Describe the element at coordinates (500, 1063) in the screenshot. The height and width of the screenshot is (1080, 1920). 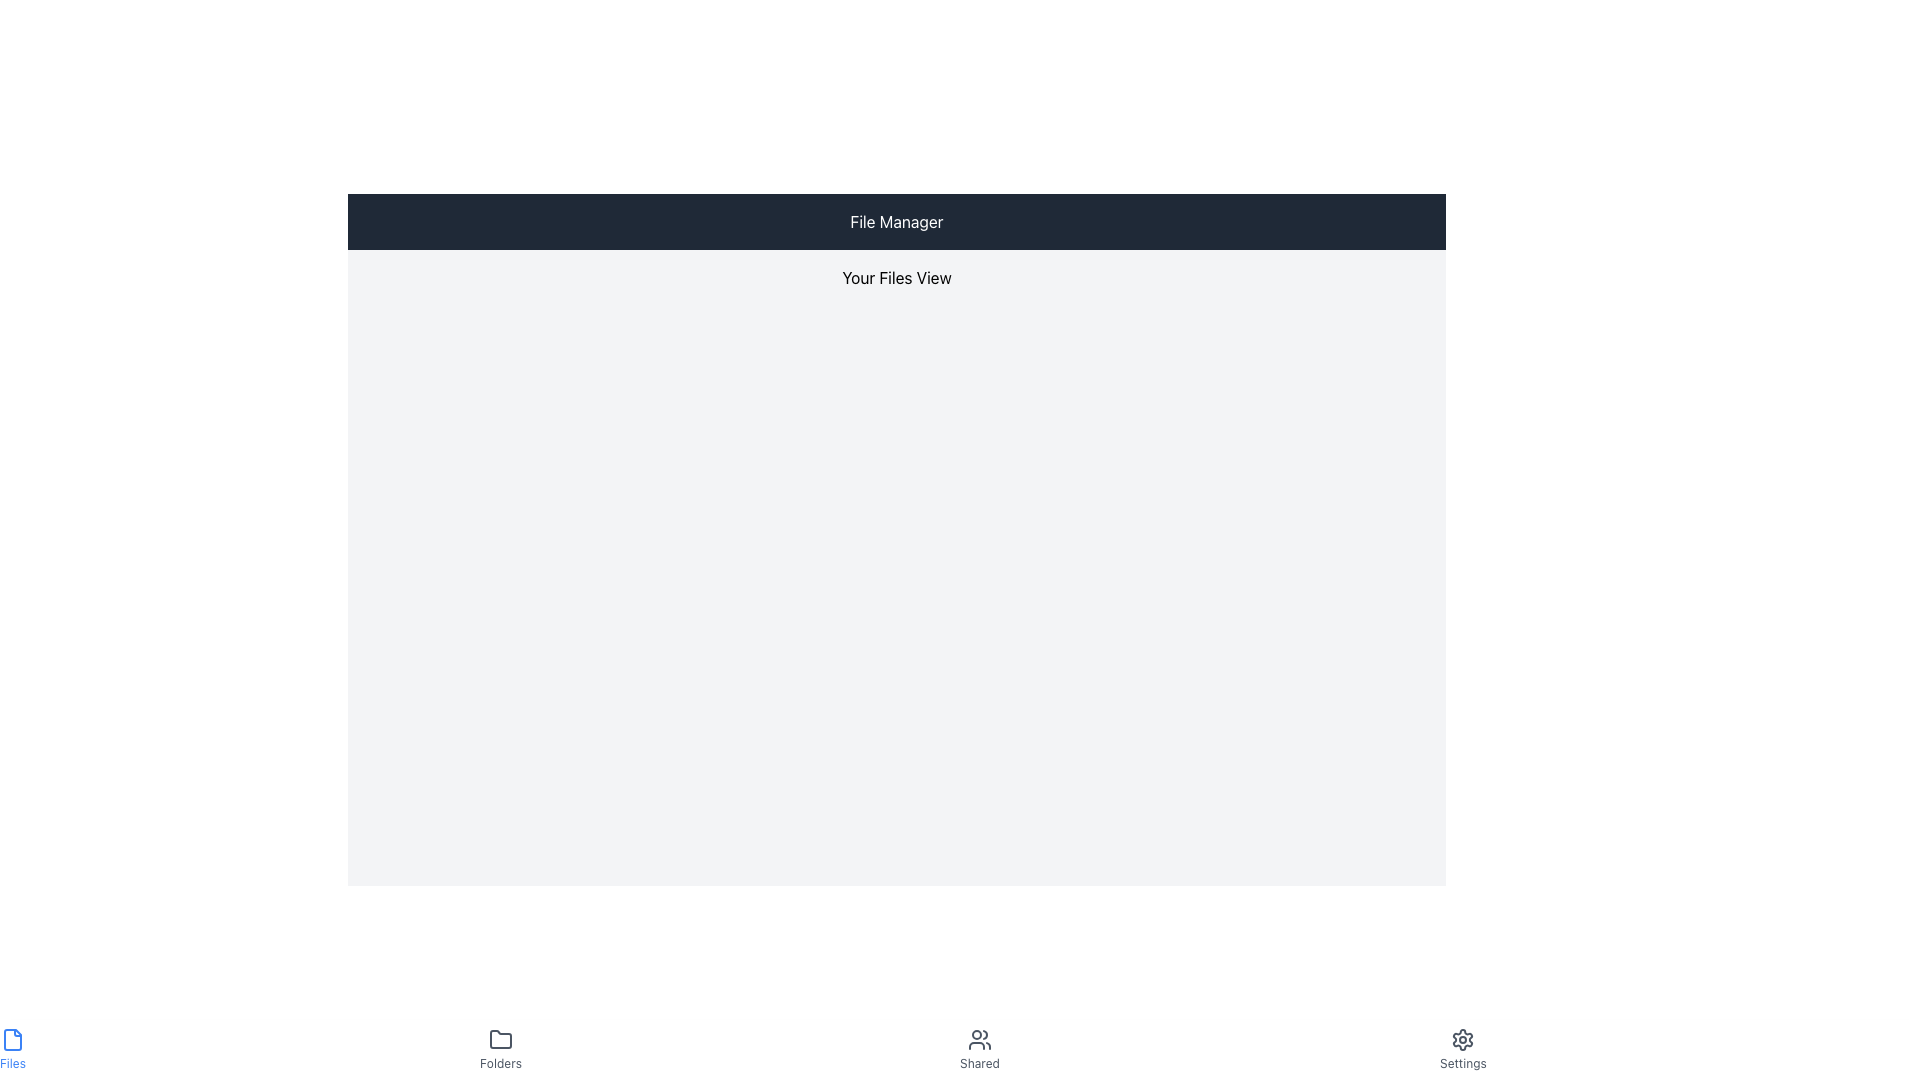
I see `the 'Folders' text label located beneath the folder icon` at that location.